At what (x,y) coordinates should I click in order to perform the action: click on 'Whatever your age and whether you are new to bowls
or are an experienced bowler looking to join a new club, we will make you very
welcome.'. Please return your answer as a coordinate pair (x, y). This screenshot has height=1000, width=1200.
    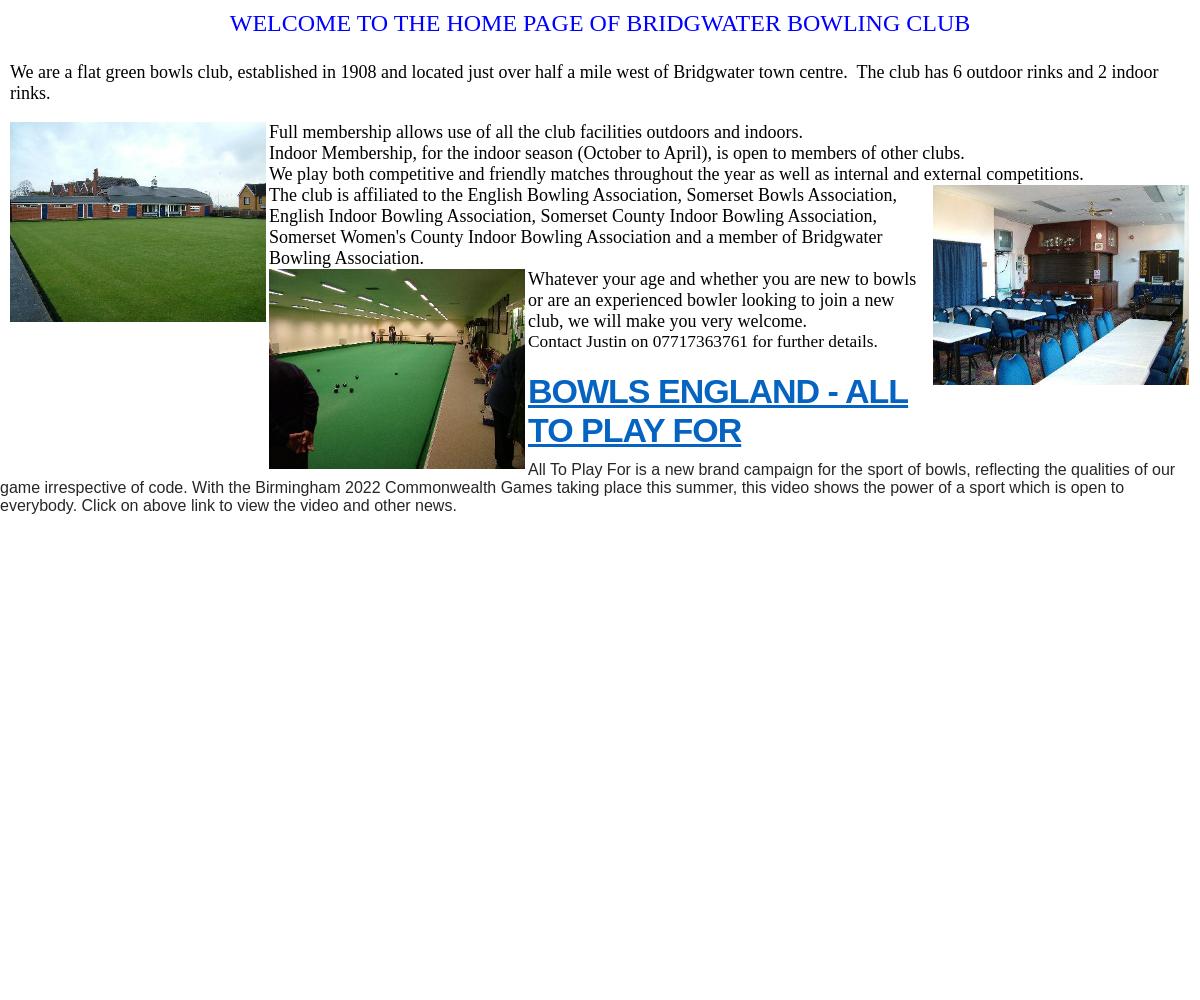
    Looking at the image, I should click on (722, 300).